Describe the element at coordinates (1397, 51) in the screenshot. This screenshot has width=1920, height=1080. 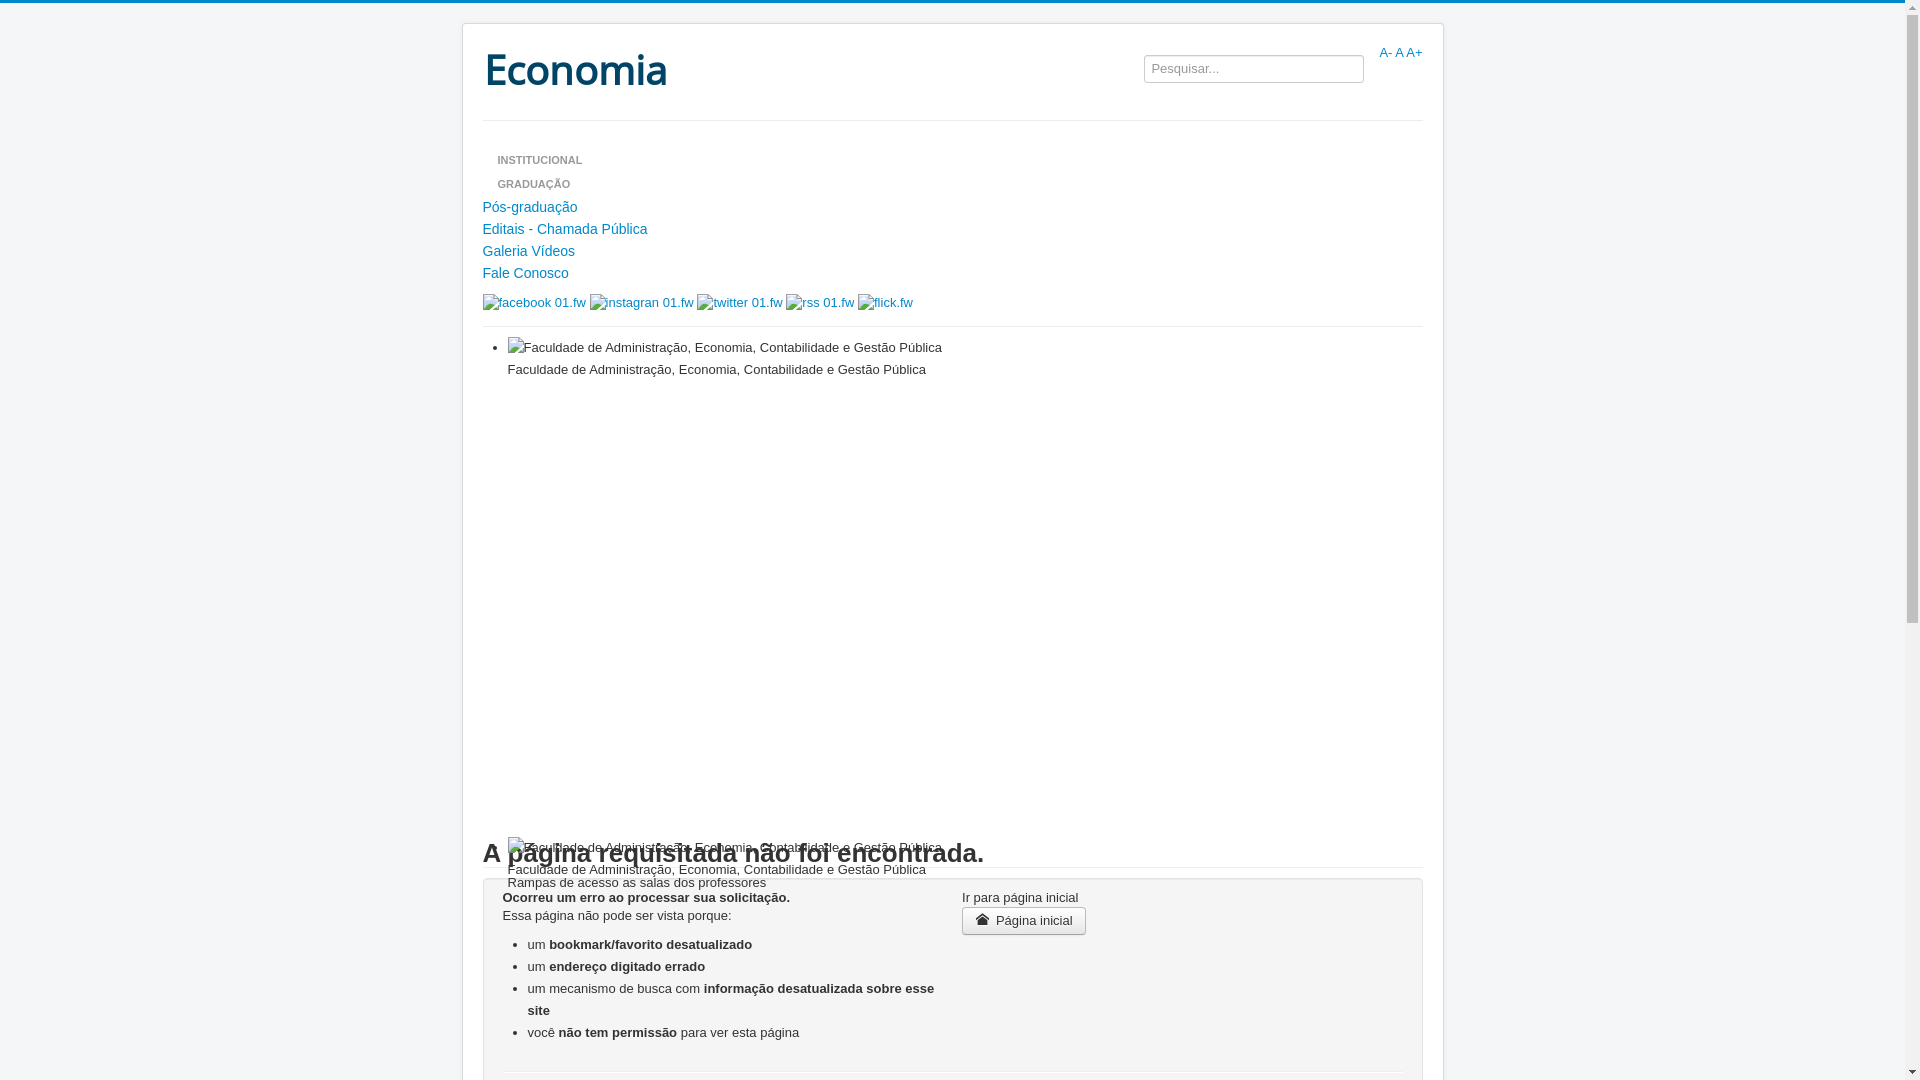
I see `'A'` at that location.